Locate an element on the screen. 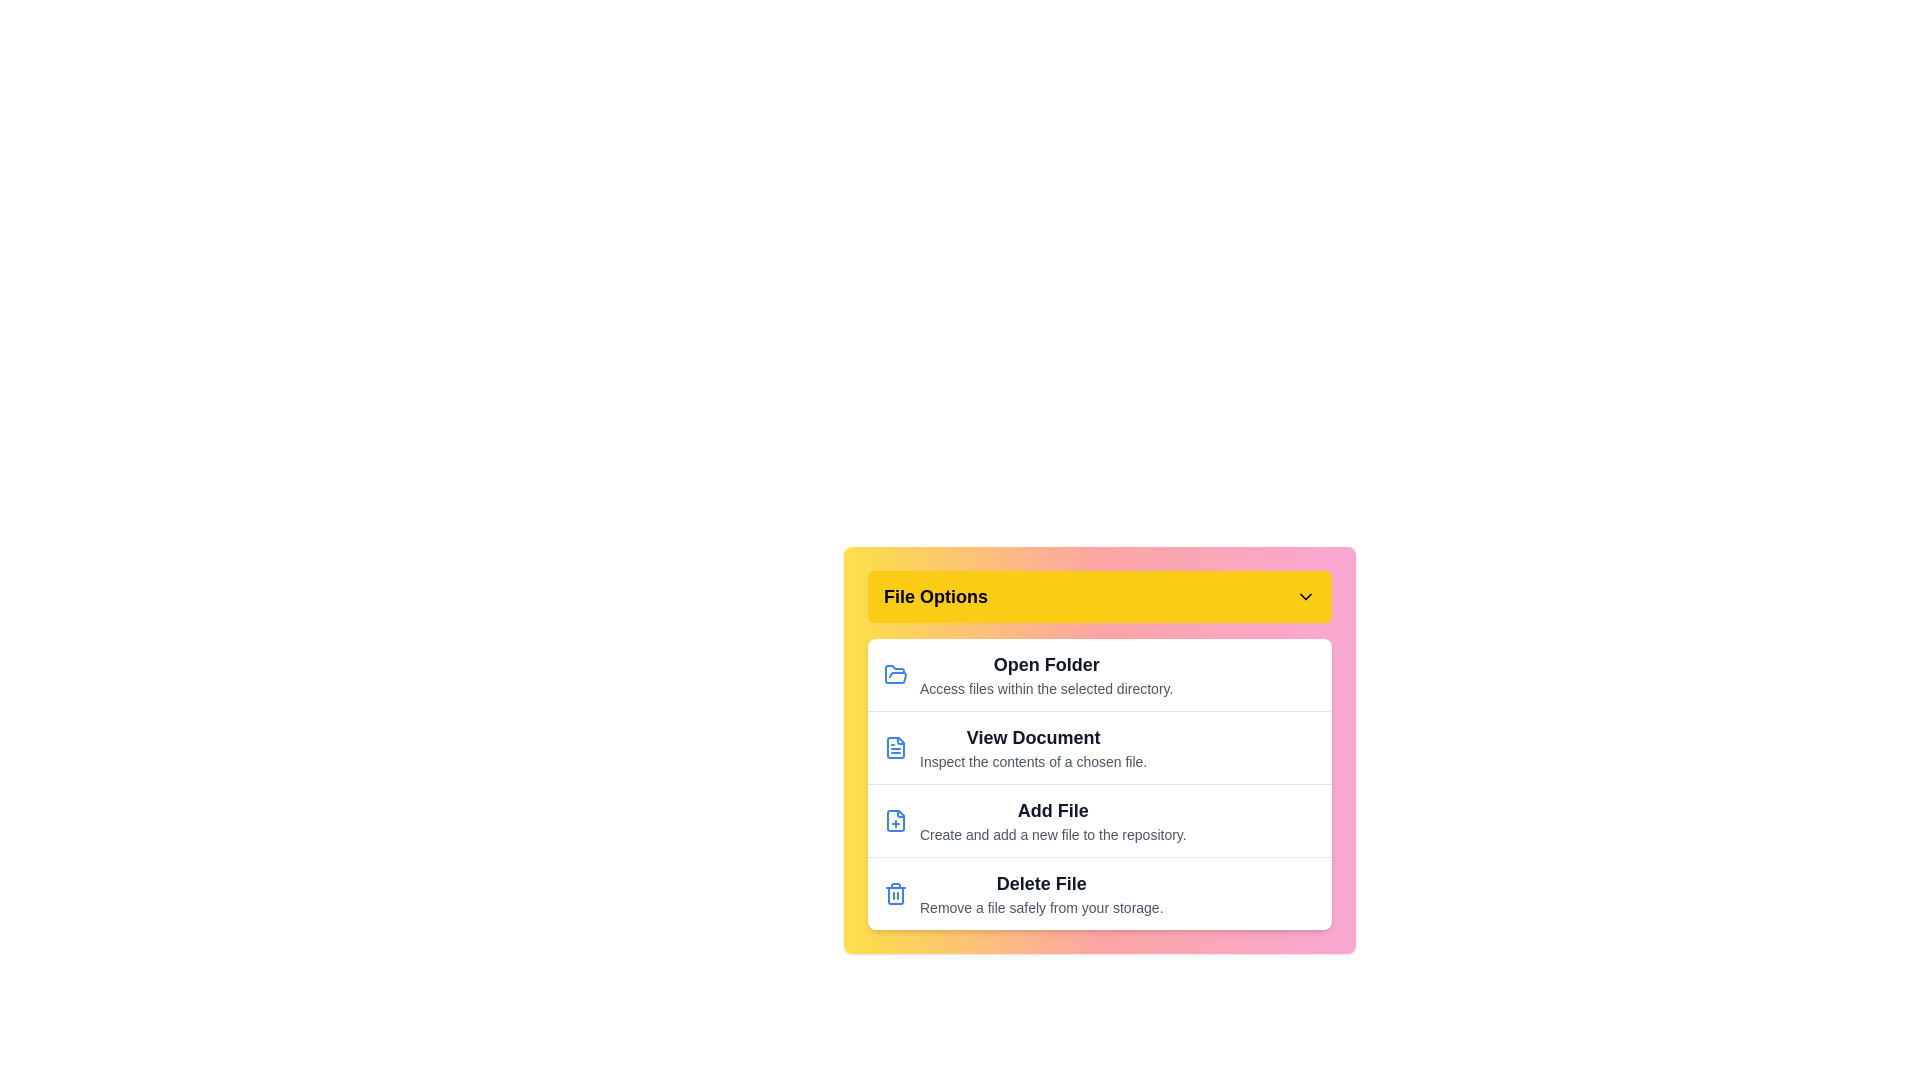 This screenshot has width=1920, height=1080. the 'Add File' menu item, which is the third option in the vertical list within the 'File Options' menu is located at coordinates (1052, 821).